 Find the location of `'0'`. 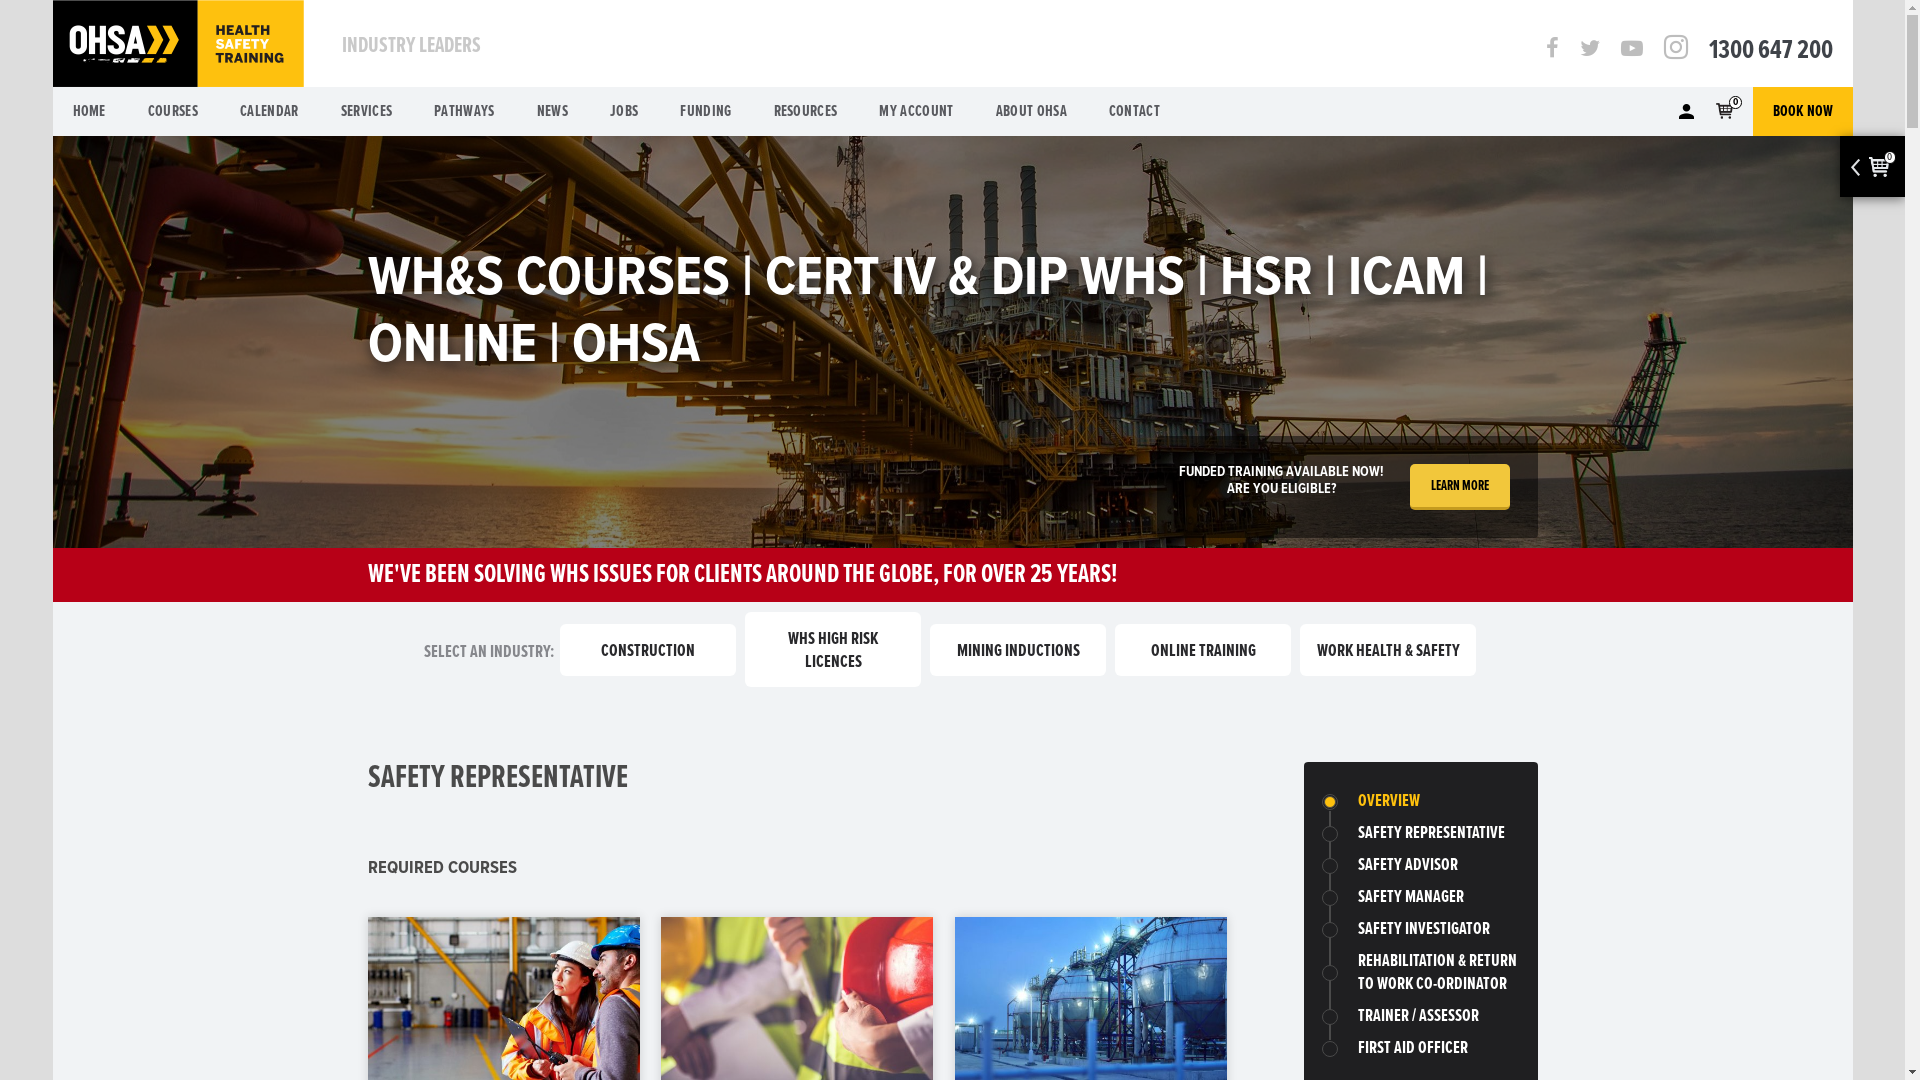

'0' is located at coordinates (1723, 111).